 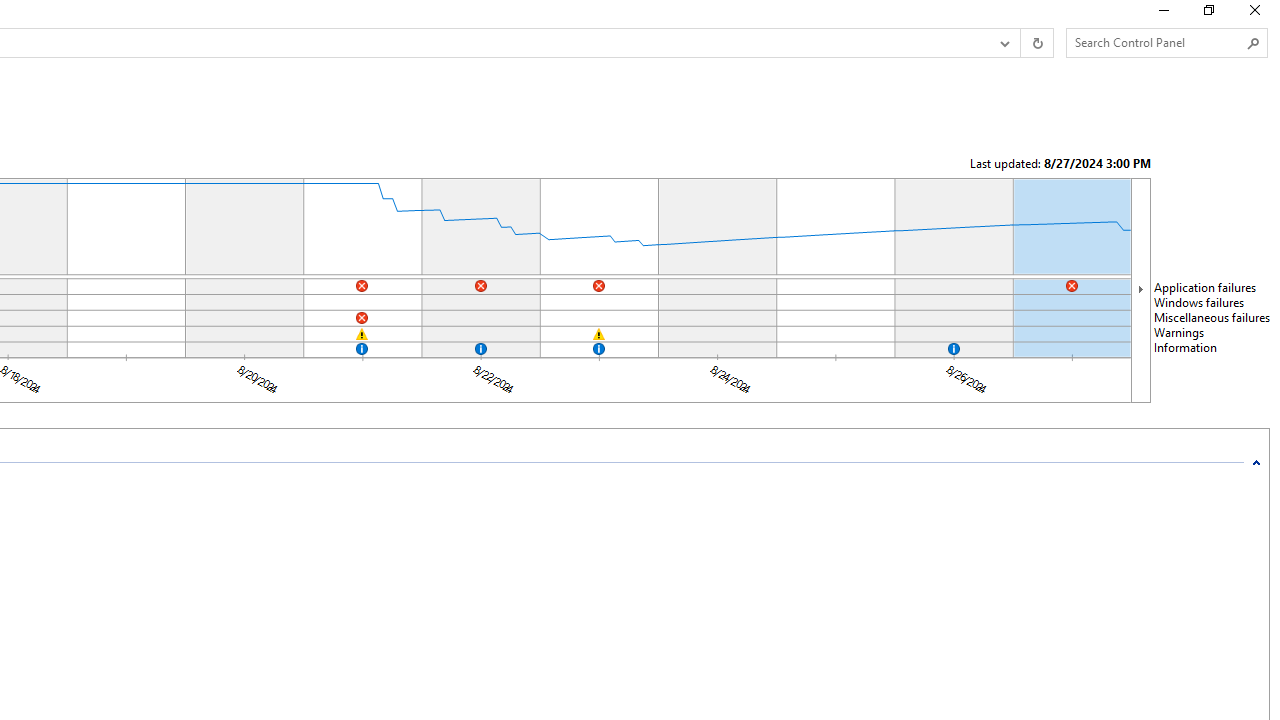 I want to click on 'Previous Locations', so click(x=1003, y=43).